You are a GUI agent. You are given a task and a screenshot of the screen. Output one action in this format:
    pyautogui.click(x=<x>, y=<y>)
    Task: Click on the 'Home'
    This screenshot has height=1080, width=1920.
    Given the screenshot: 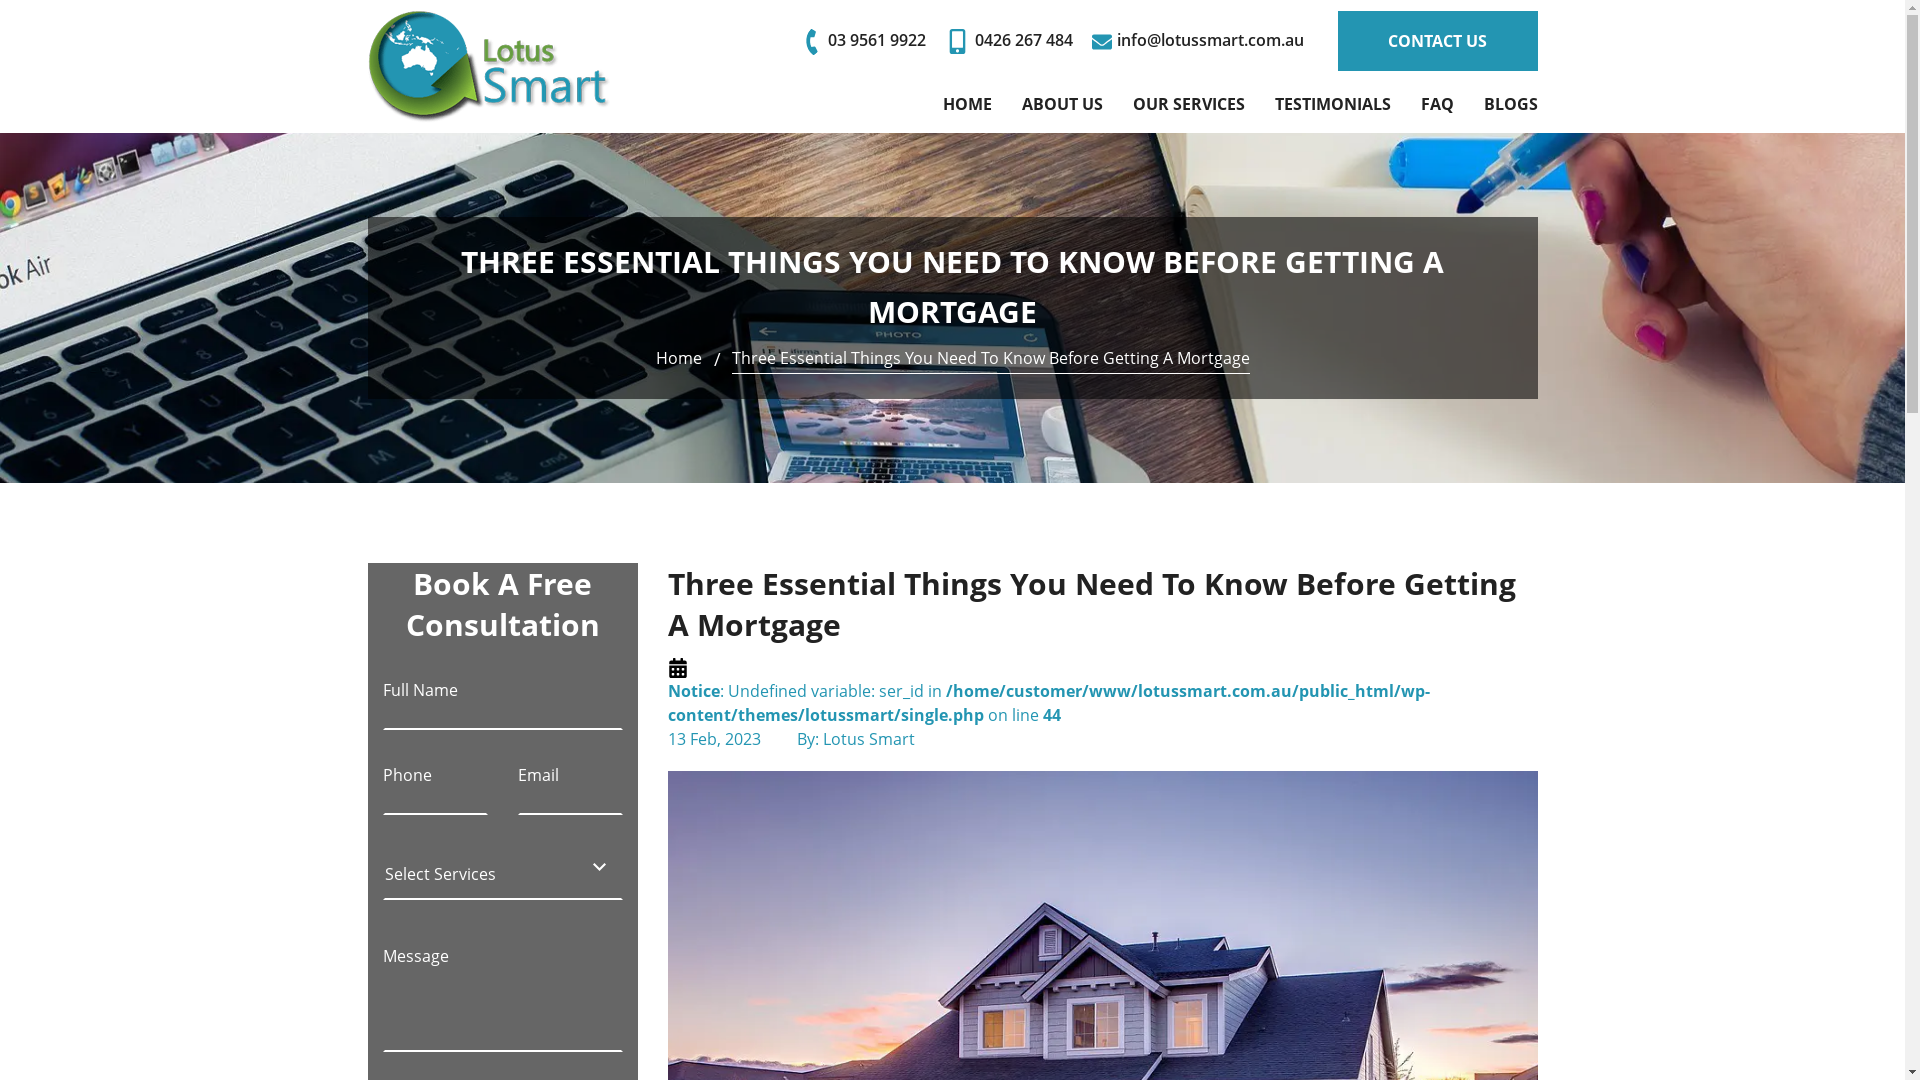 What is the action you would take?
    pyautogui.click(x=678, y=357)
    